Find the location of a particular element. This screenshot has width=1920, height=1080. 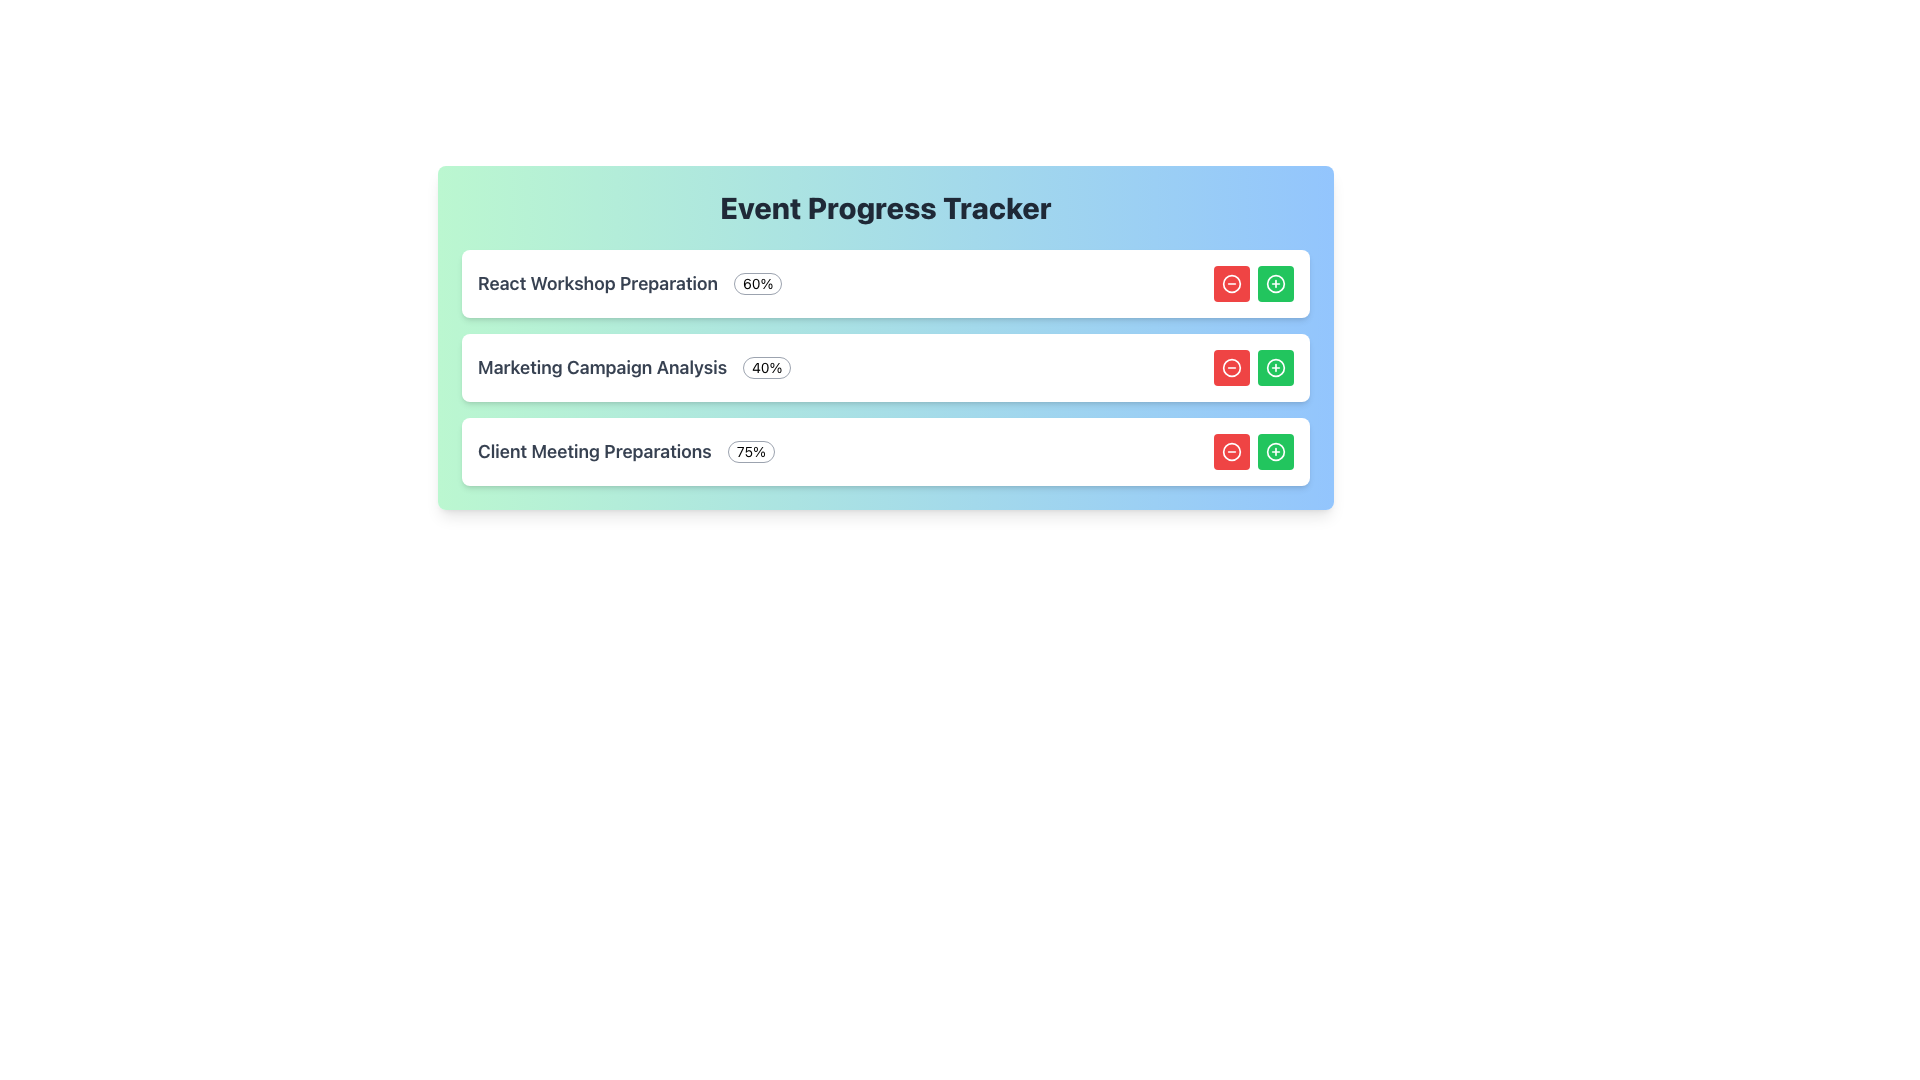

the green circular shape within the 'circle-plus' icon in the topmost entry of the list on the right end of the progress tracker, adjacent to 'React Workshop Preparation' is located at coordinates (1275, 284).